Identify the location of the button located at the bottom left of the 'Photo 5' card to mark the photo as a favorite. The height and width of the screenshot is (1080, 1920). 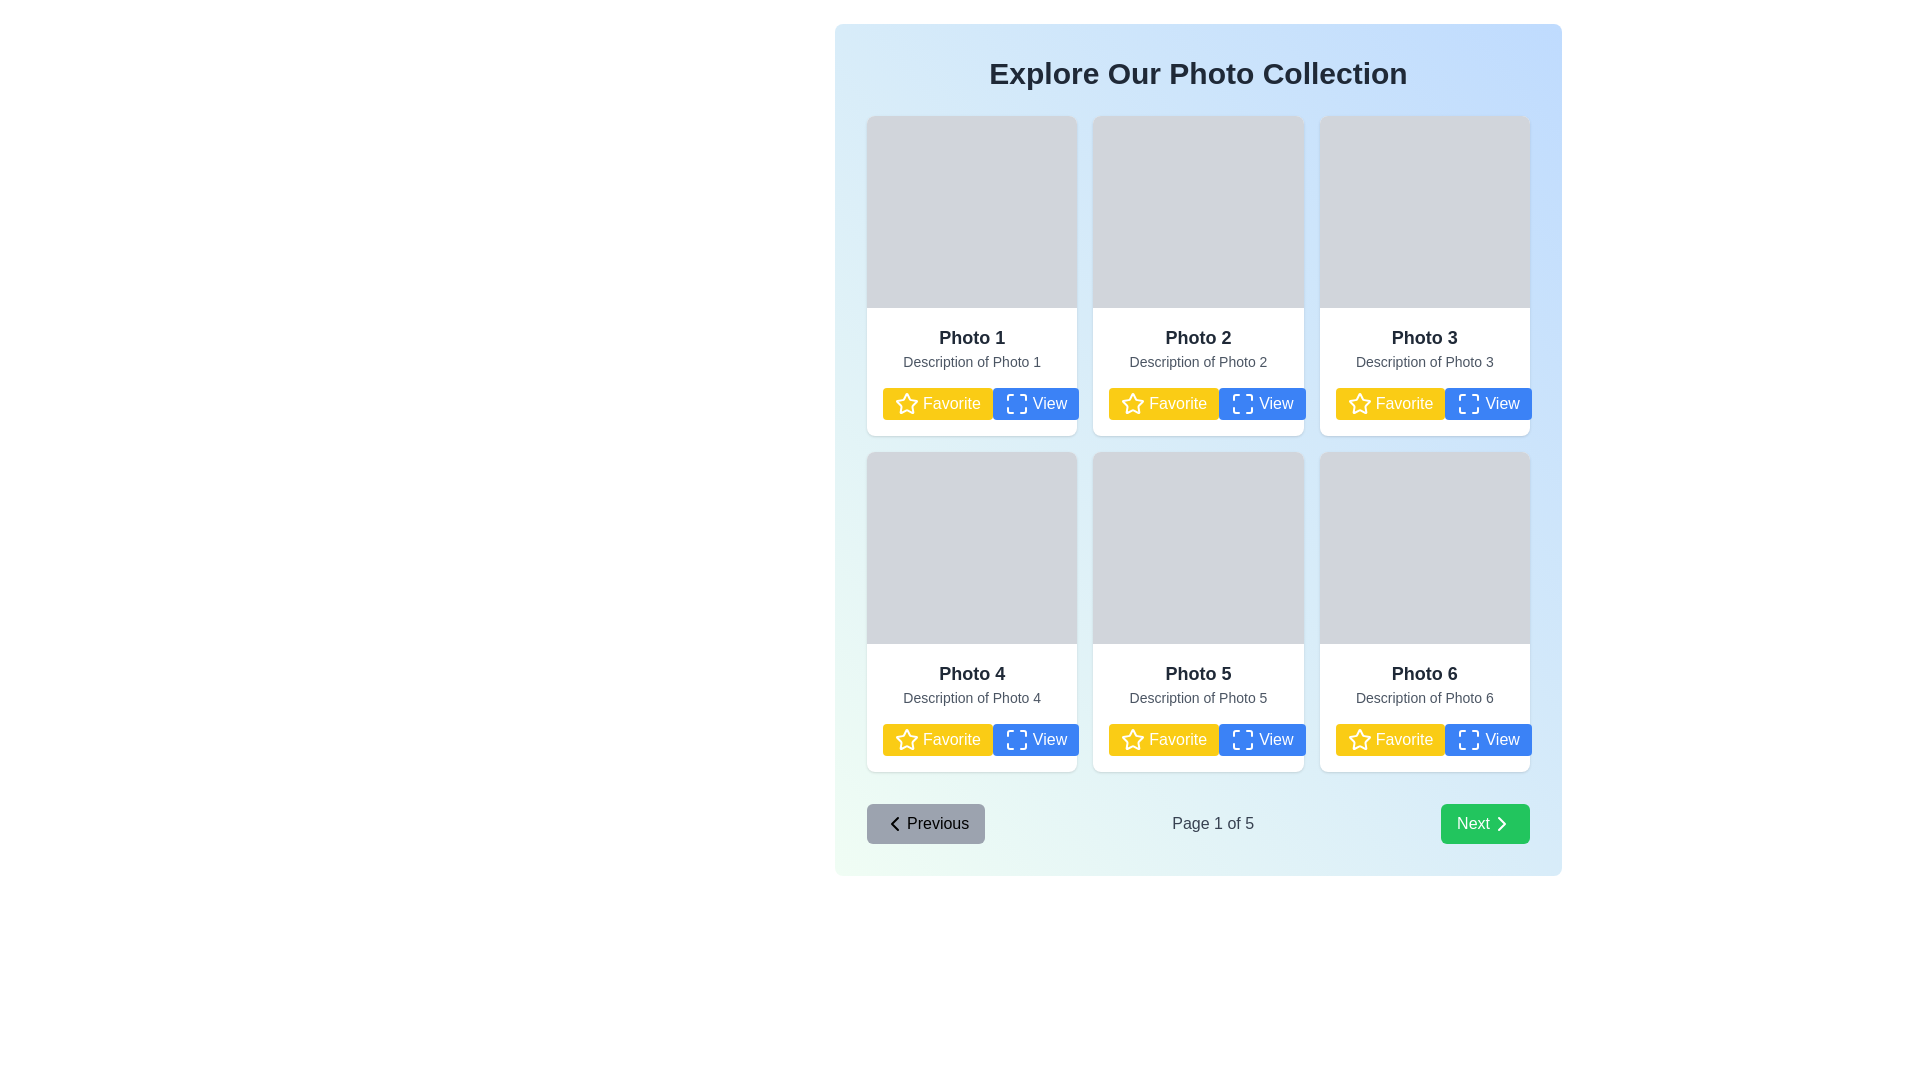
(1198, 740).